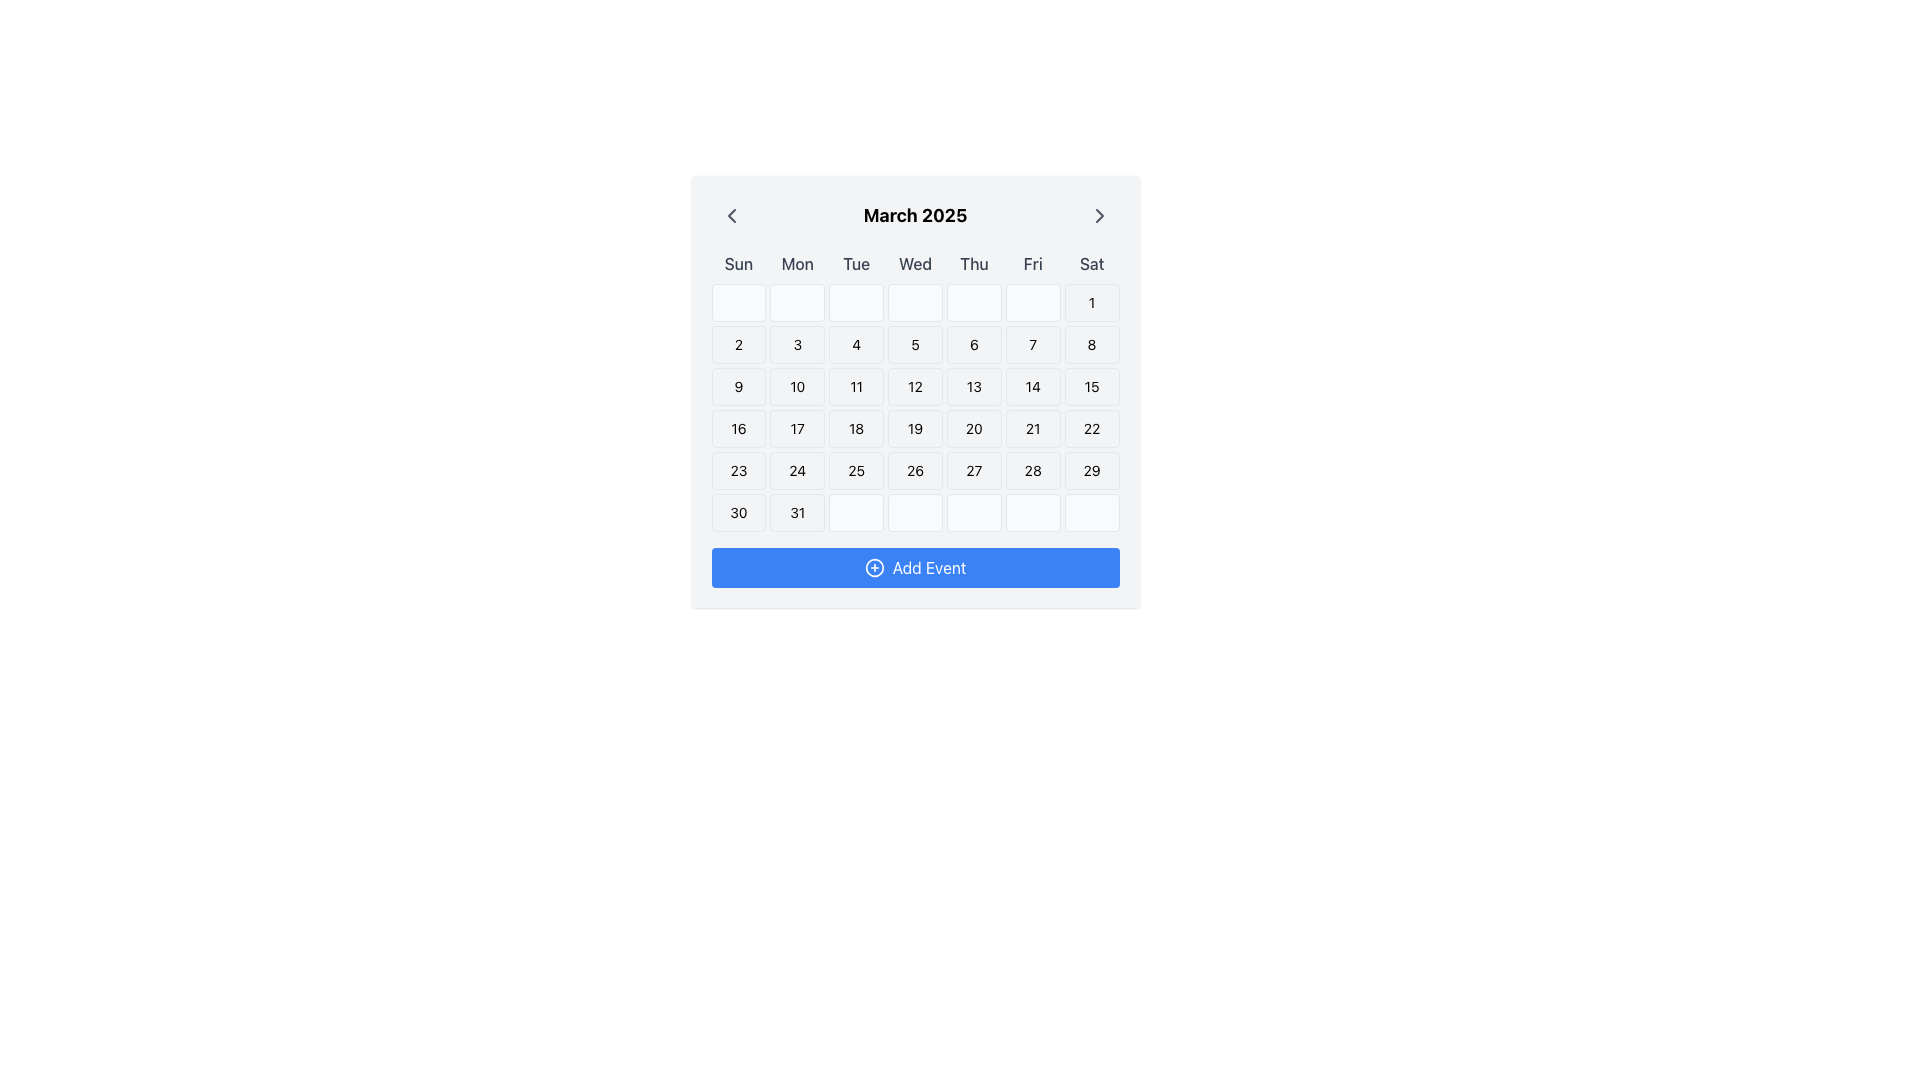  What do you see at coordinates (974, 427) in the screenshot?
I see `the button representing the date '20' in the calendar month view` at bounding box center [974, 427].